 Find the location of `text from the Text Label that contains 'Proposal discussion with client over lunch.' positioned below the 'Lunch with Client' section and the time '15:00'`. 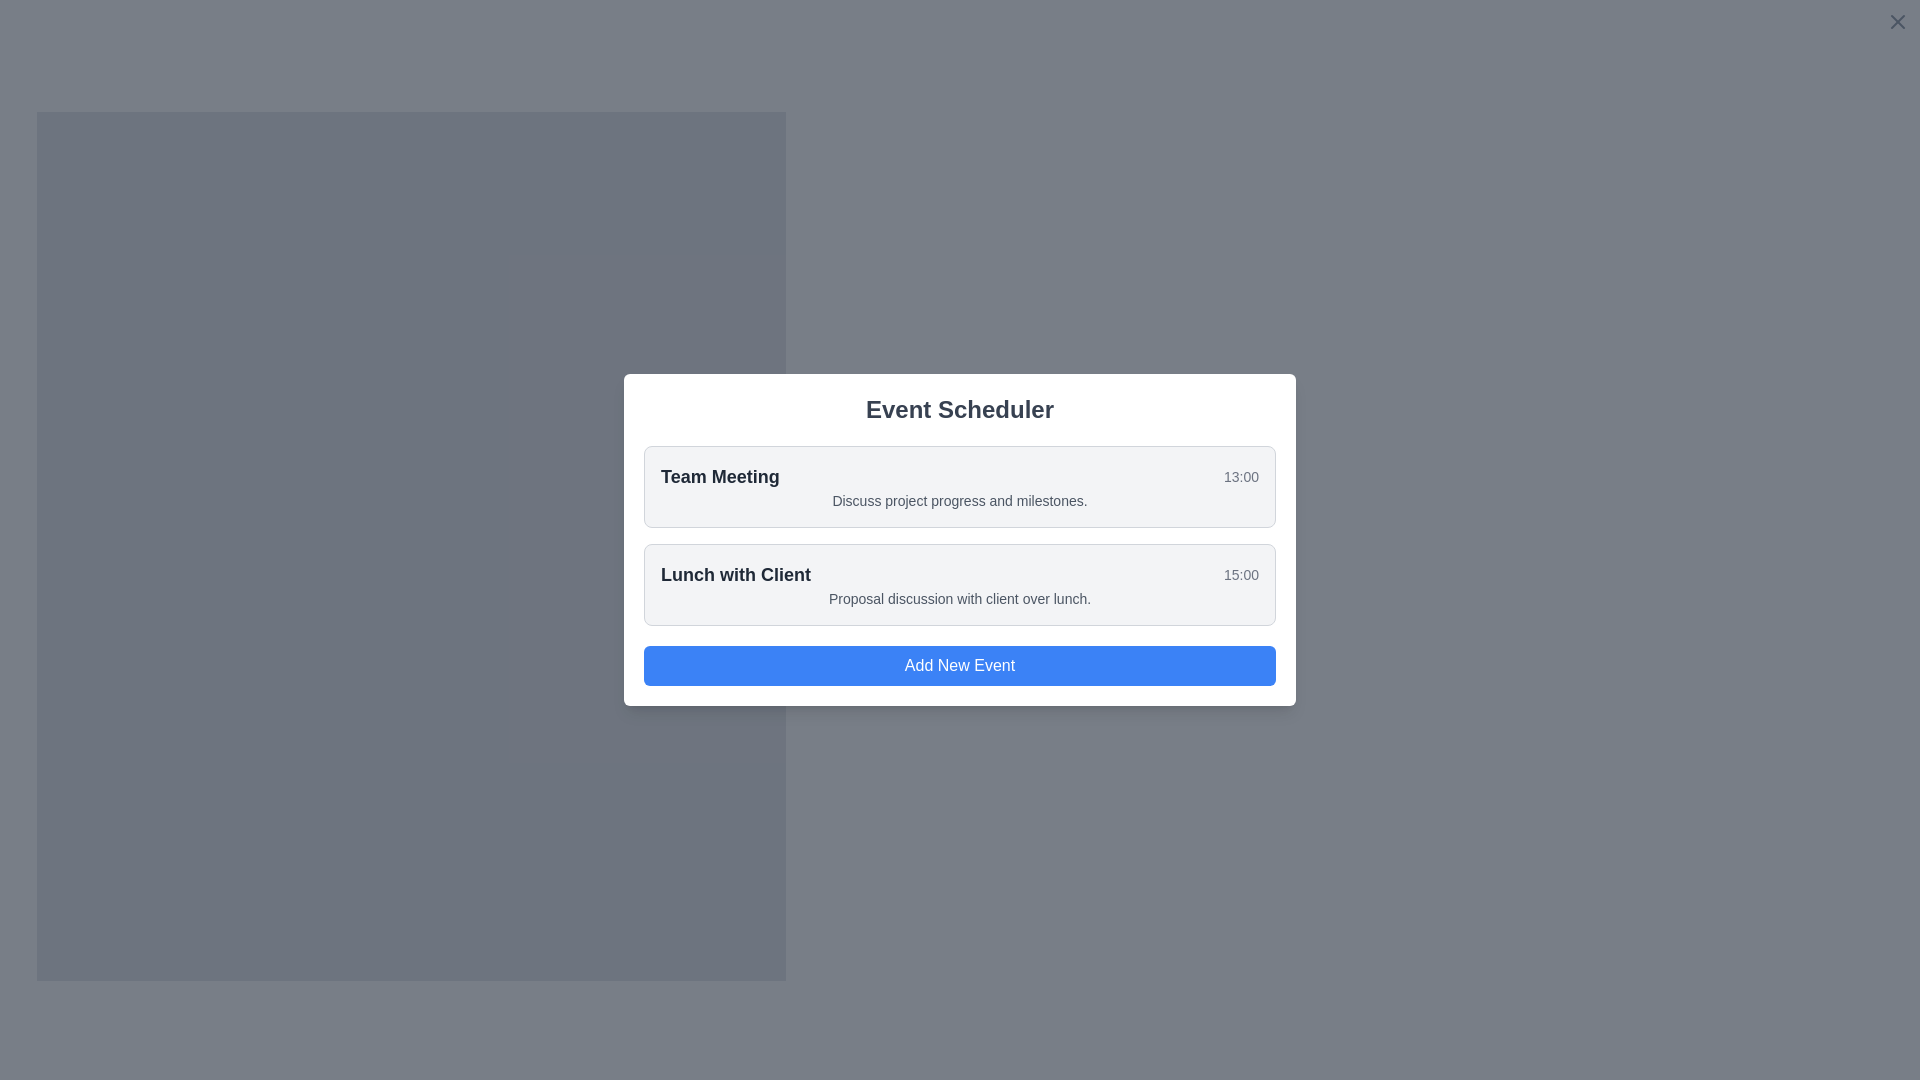

text from the Text Label that contains 'Proposal discussion with client over lunch.' positioned below the 'Lunch with Client' section and the time '15:00' is located at coordinates (960, 597).